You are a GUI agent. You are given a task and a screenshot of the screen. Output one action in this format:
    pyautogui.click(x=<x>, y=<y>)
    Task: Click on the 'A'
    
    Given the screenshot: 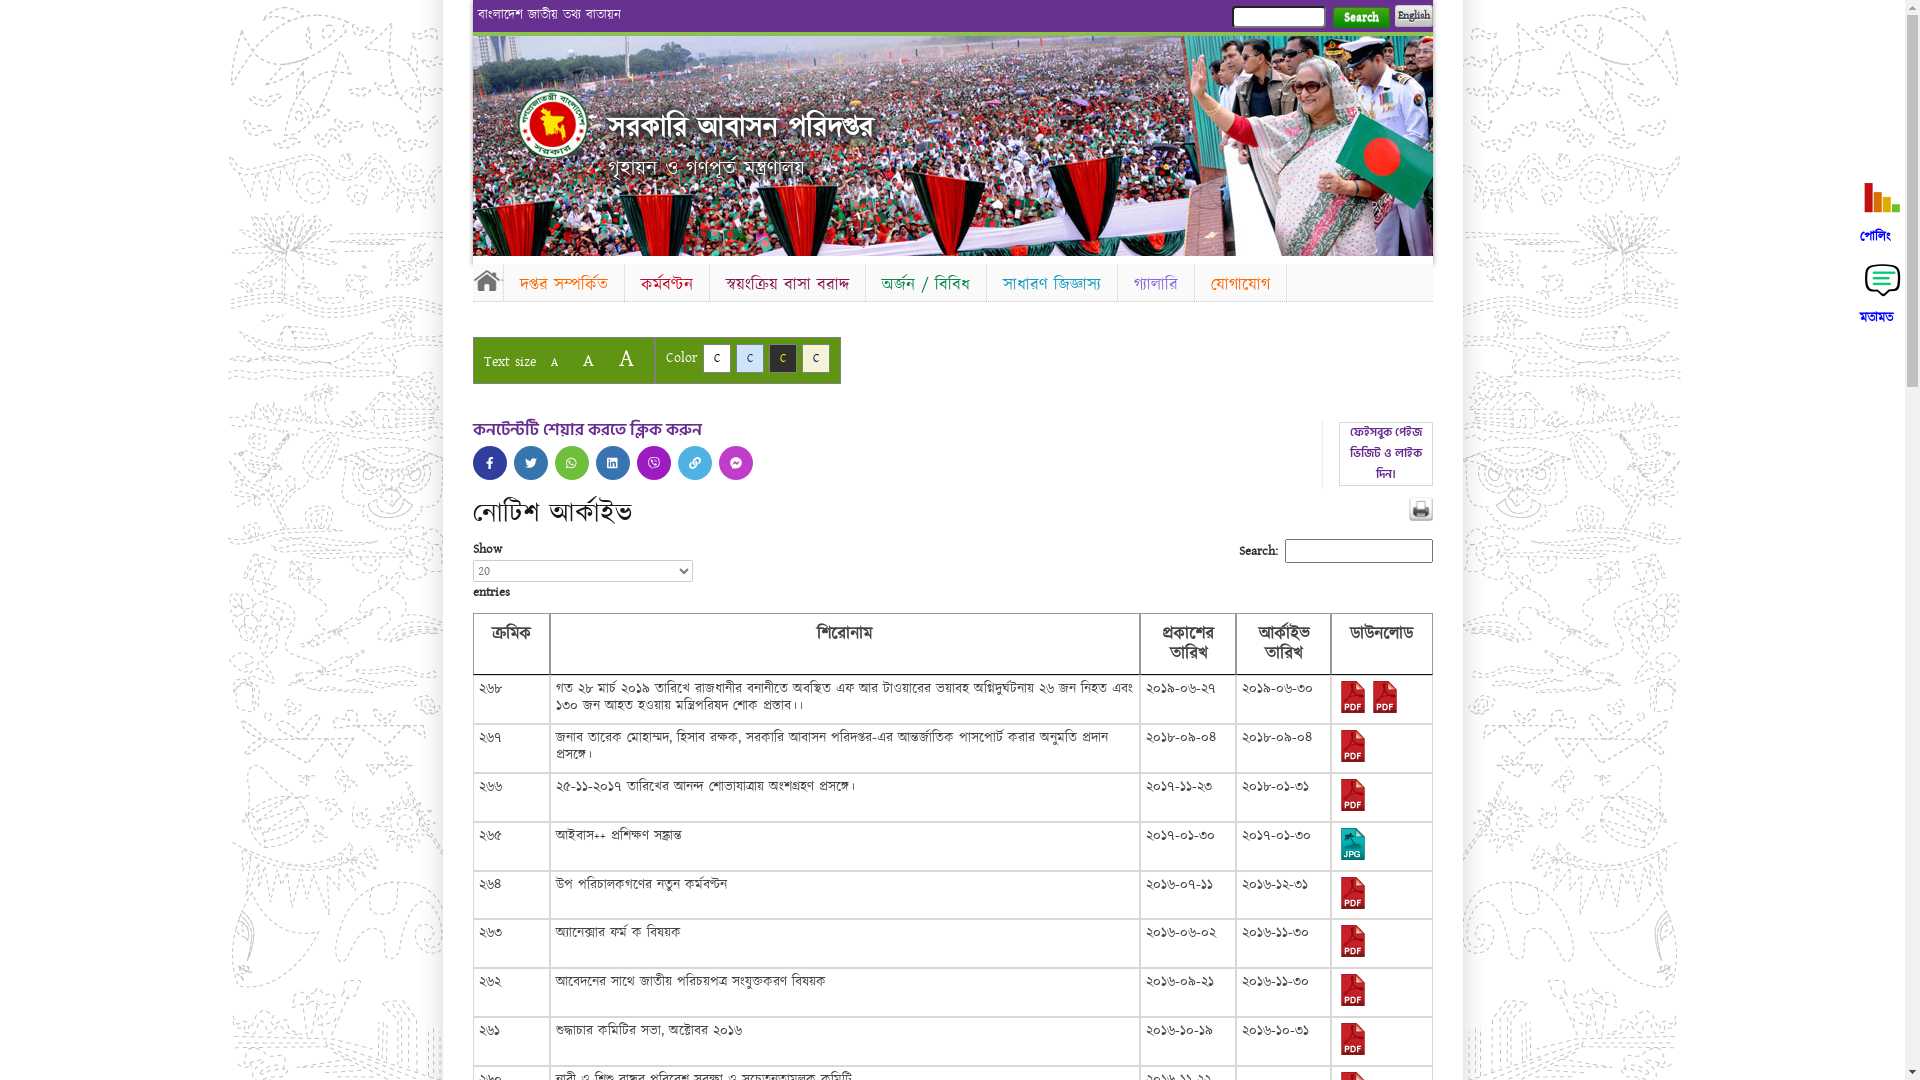 What is the action you would take?
    pyautogui.click(x=570, y=360)
    